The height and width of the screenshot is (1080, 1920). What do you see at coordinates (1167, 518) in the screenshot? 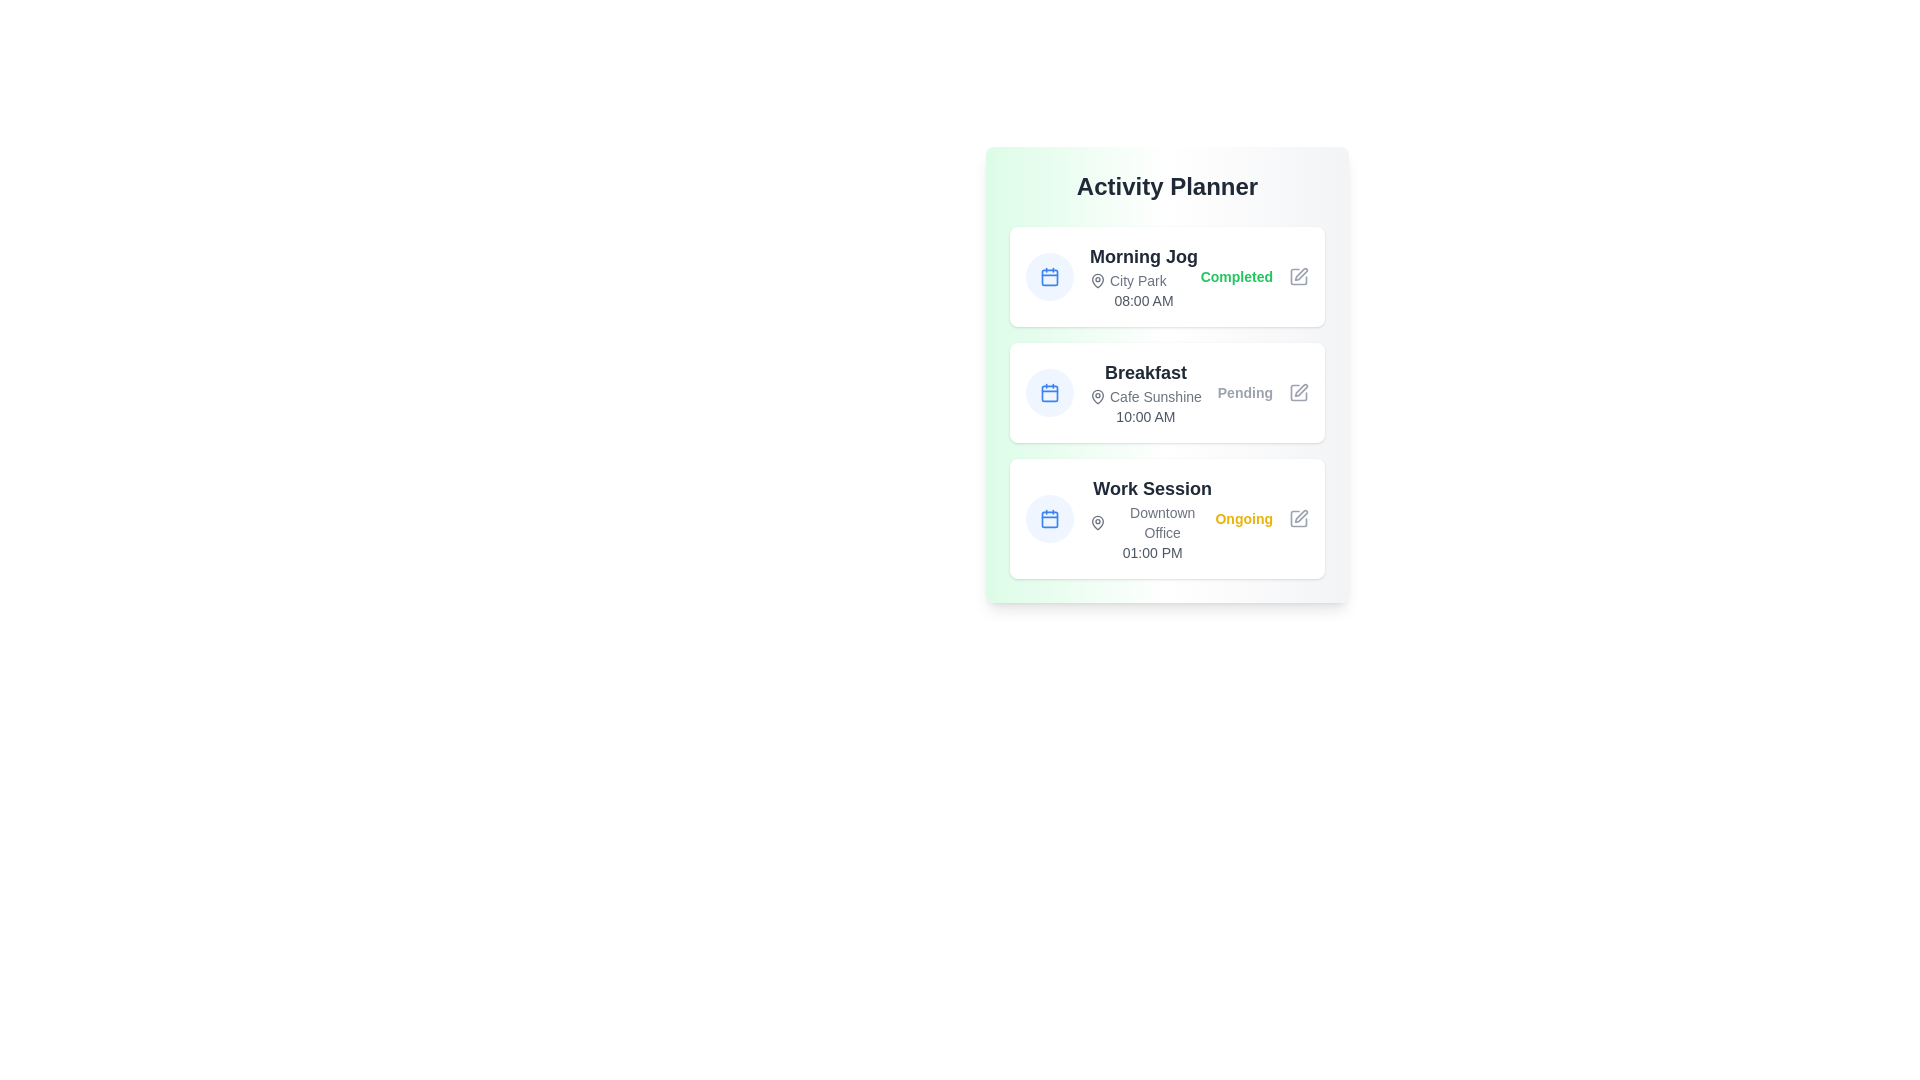
I see `the third card component titled 'Work Session' with a white background and rounded corners, located under the 'Breakfast' card in the 'Activity Planner'` at bounding box center [1167, 518].